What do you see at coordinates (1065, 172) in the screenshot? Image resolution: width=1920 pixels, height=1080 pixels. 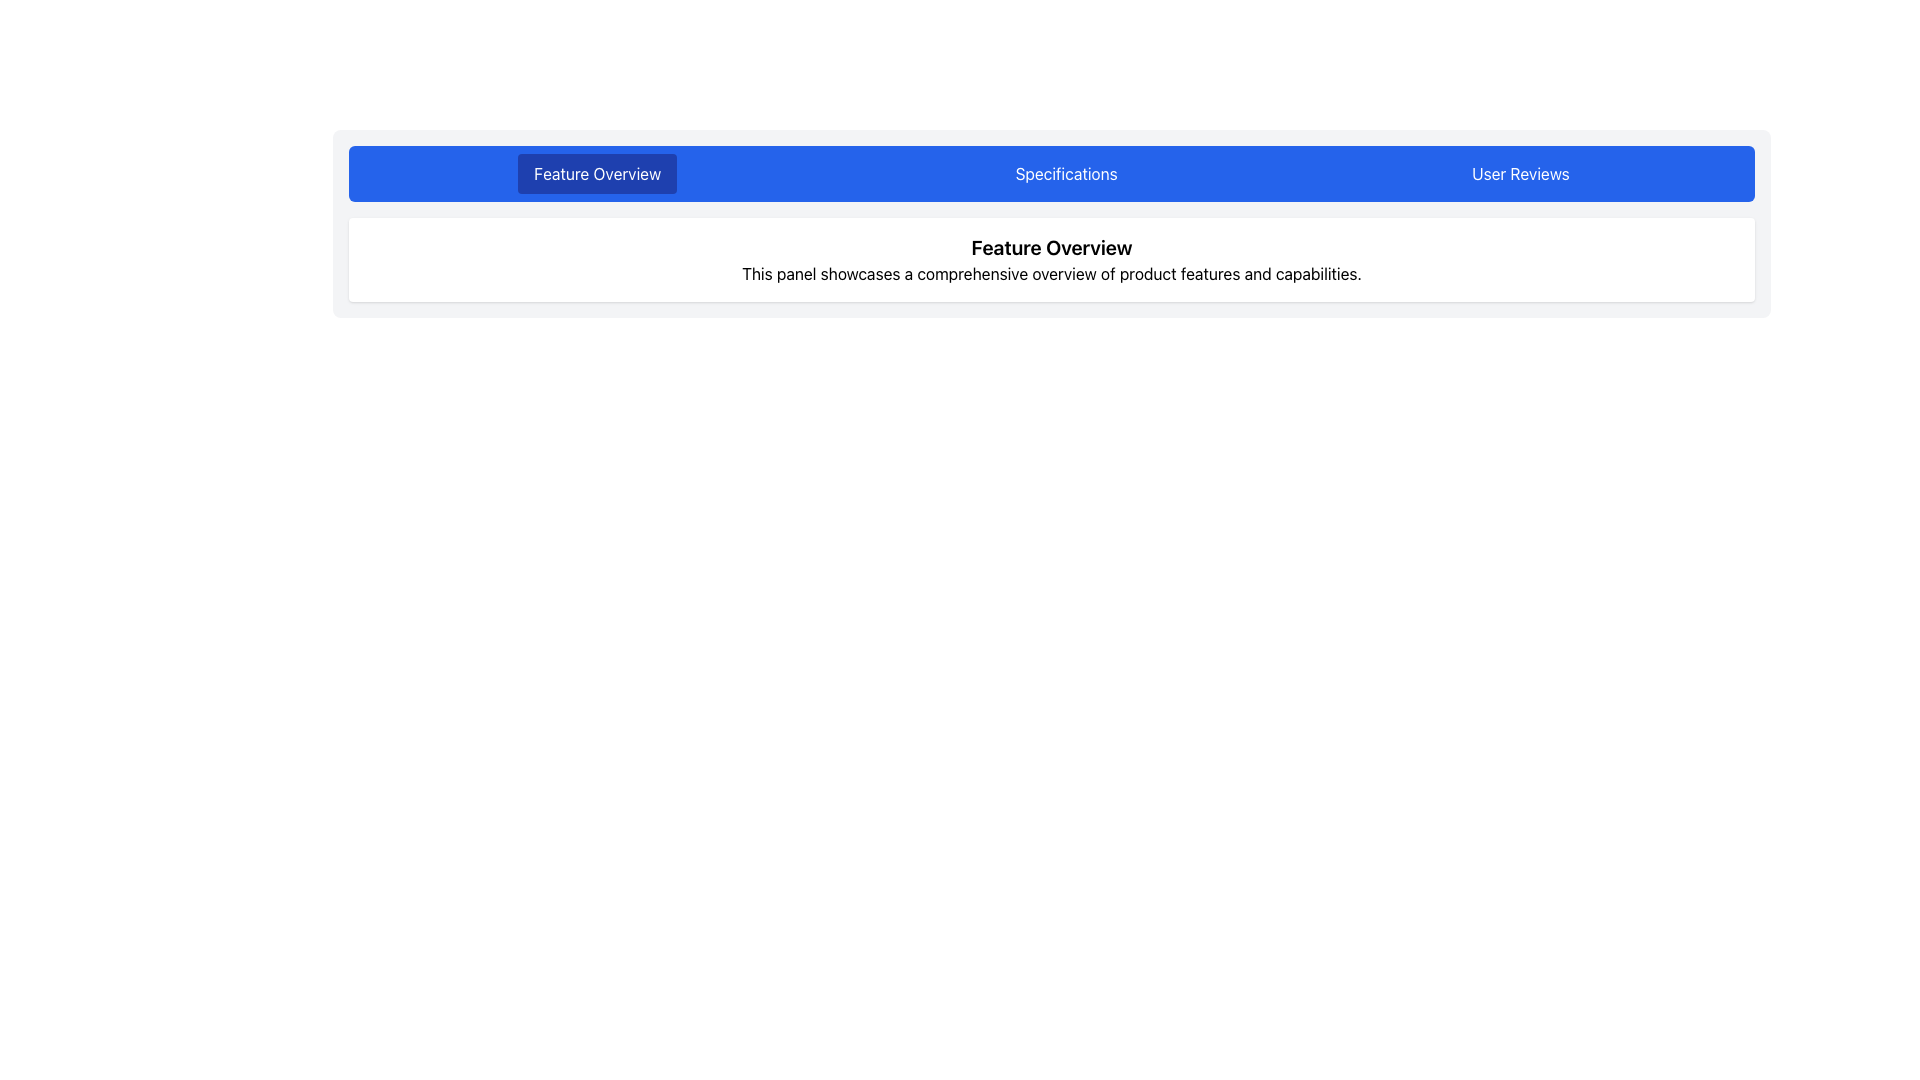 I see `the 'Specifications' button which is labeled with white text on a blue background, positioned between the 'Feature Overview' and 'User Reviews' buttons` at bounding box center [1065, 172].